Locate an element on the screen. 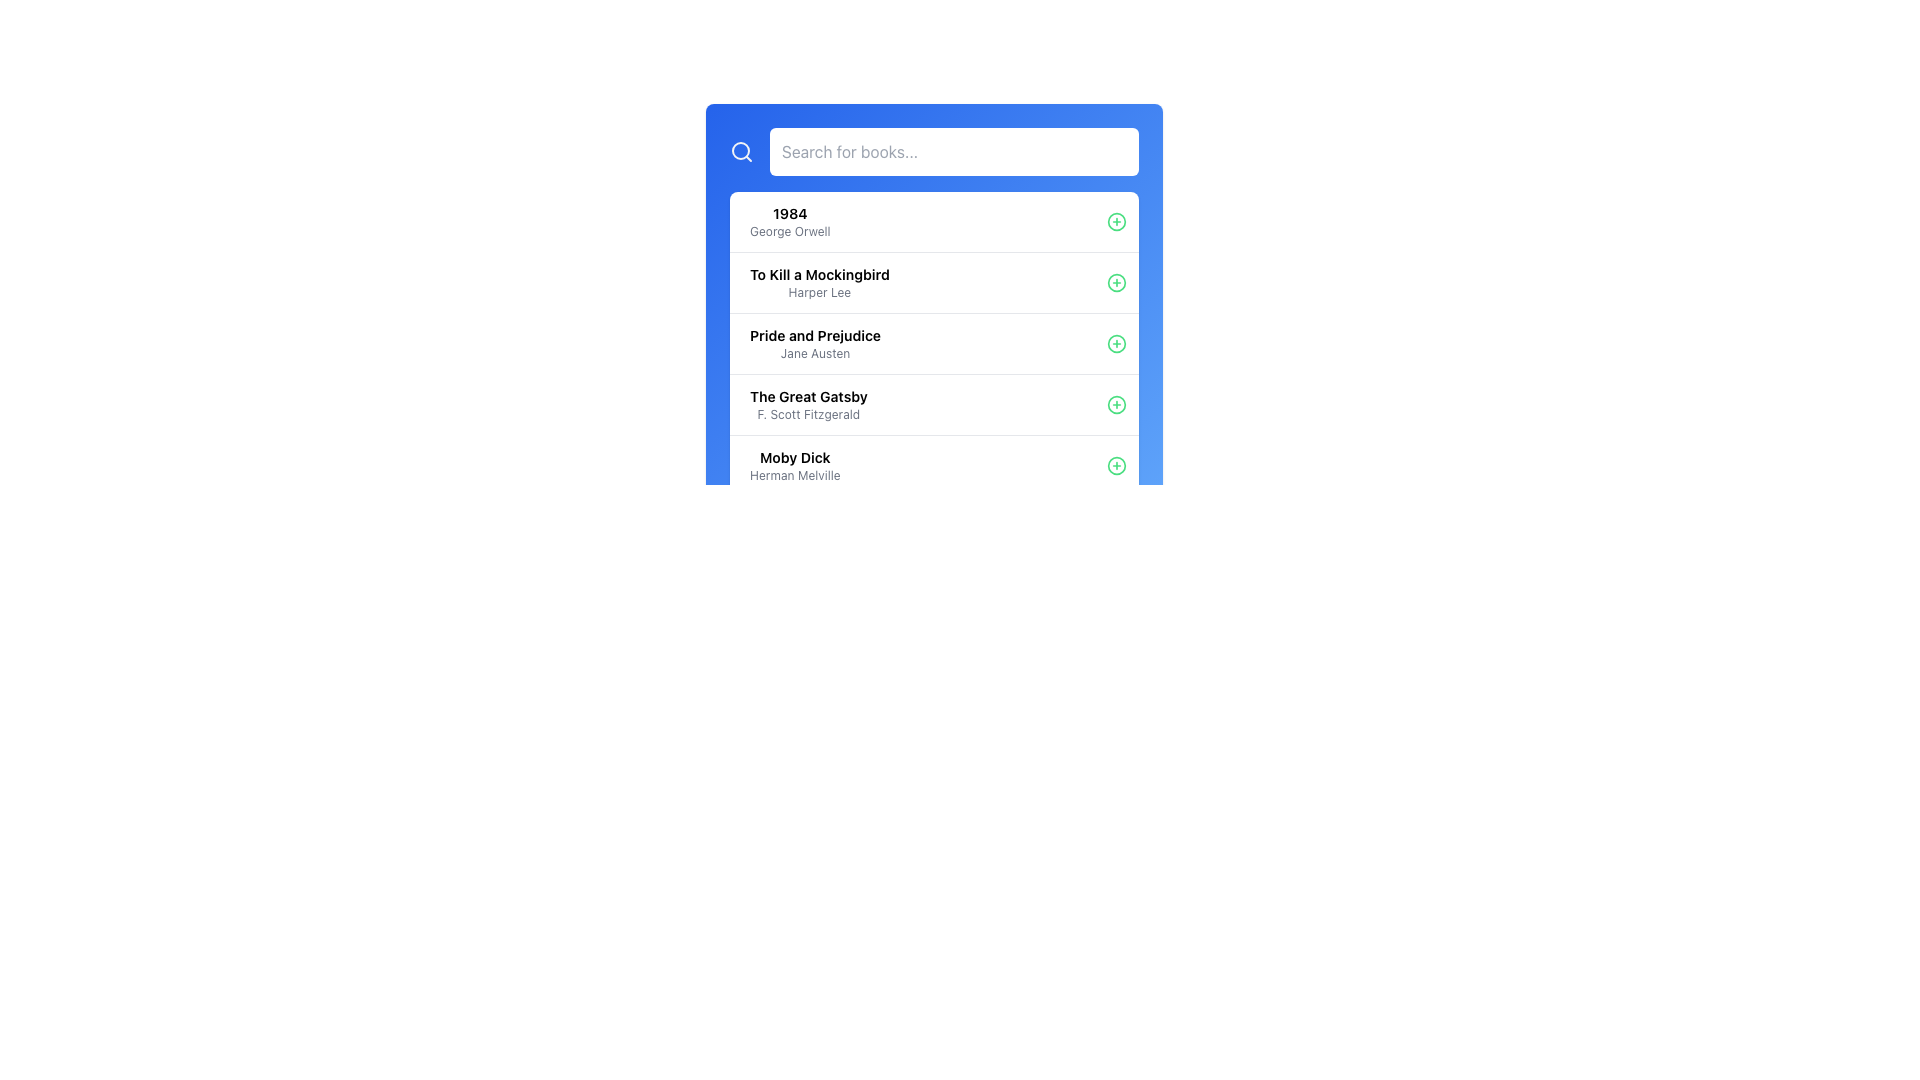 This screenshot has height=1080, width=1920. static text label displaying the author's name 'Herman Melville', which is located beneath the title 'Moby Dick' is located at coordinates (794, 475).